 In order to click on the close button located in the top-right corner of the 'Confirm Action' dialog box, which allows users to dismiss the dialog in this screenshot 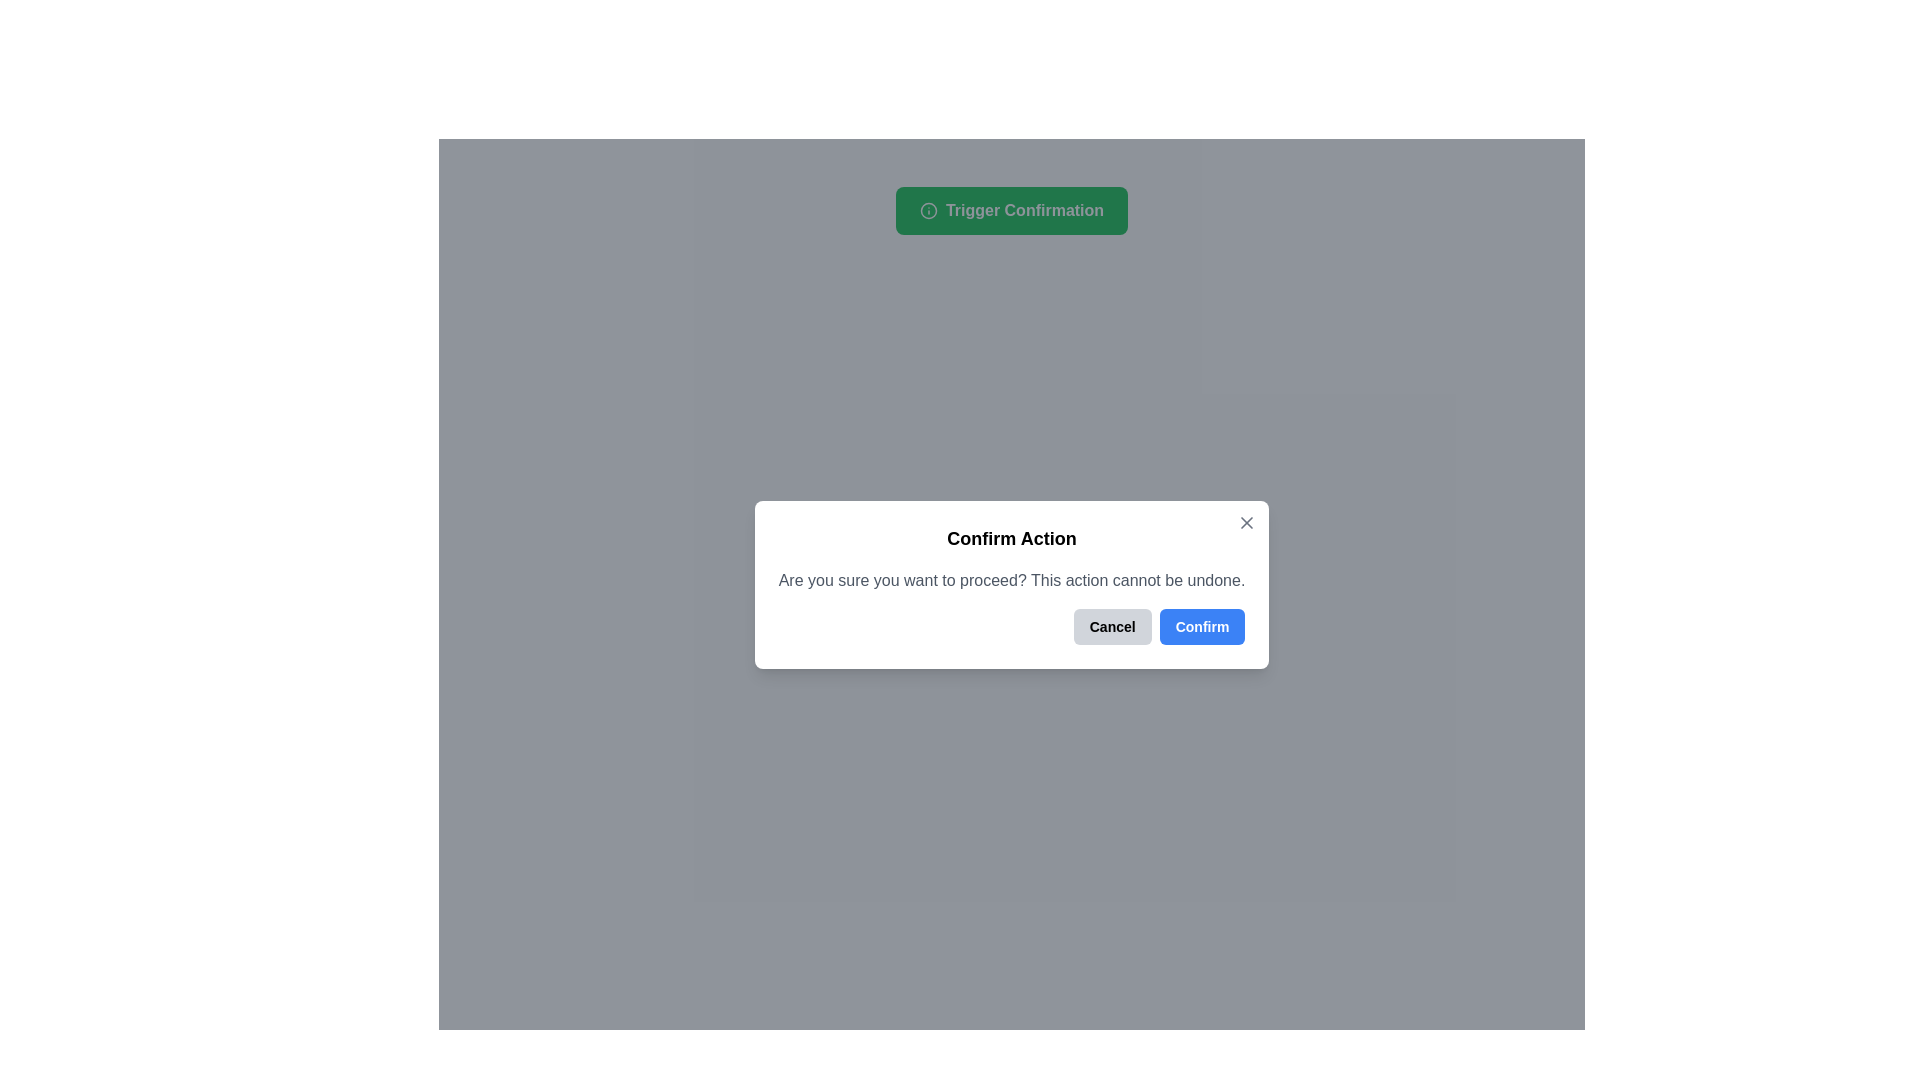, I will do `click(1246, 521)`.